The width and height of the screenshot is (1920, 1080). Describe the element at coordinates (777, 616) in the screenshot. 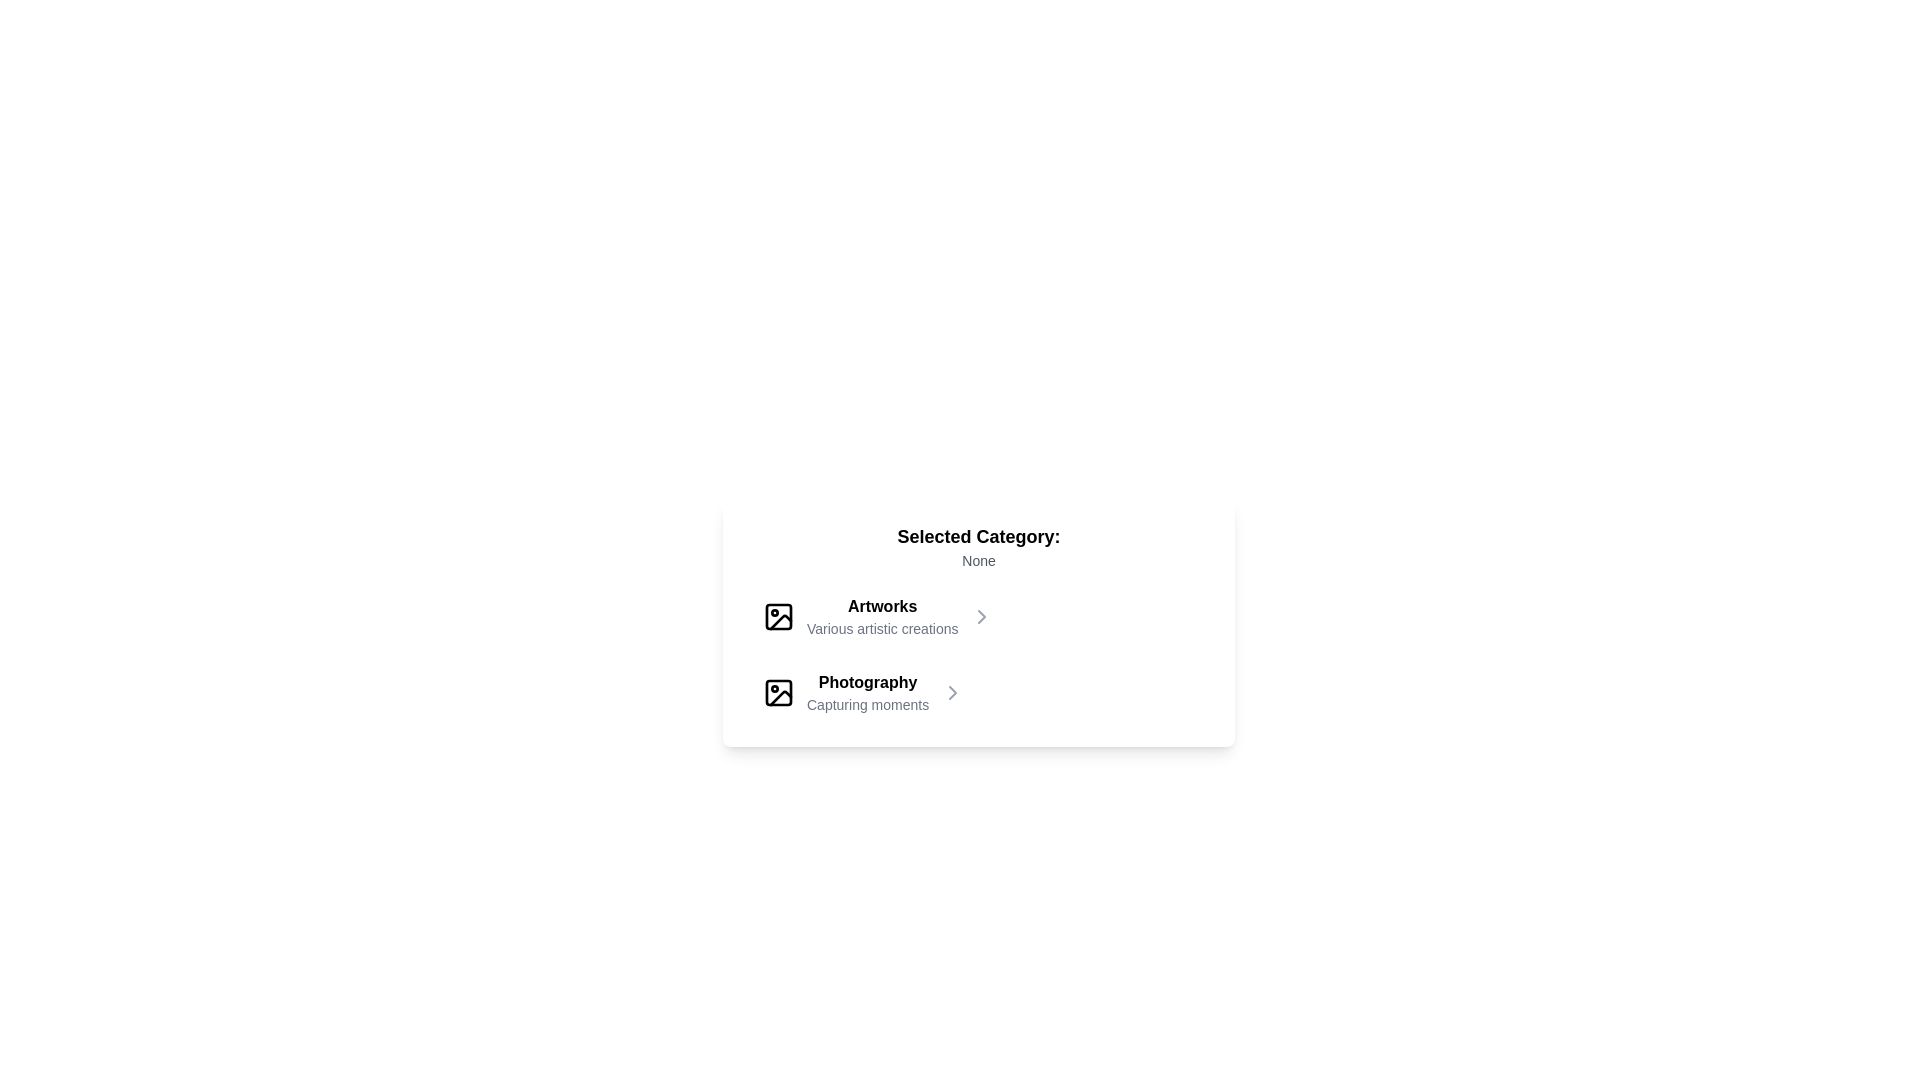

I see `the SVG rectangle in the top left corner of the SVG icon that visually represents an image or a photo` at that location.